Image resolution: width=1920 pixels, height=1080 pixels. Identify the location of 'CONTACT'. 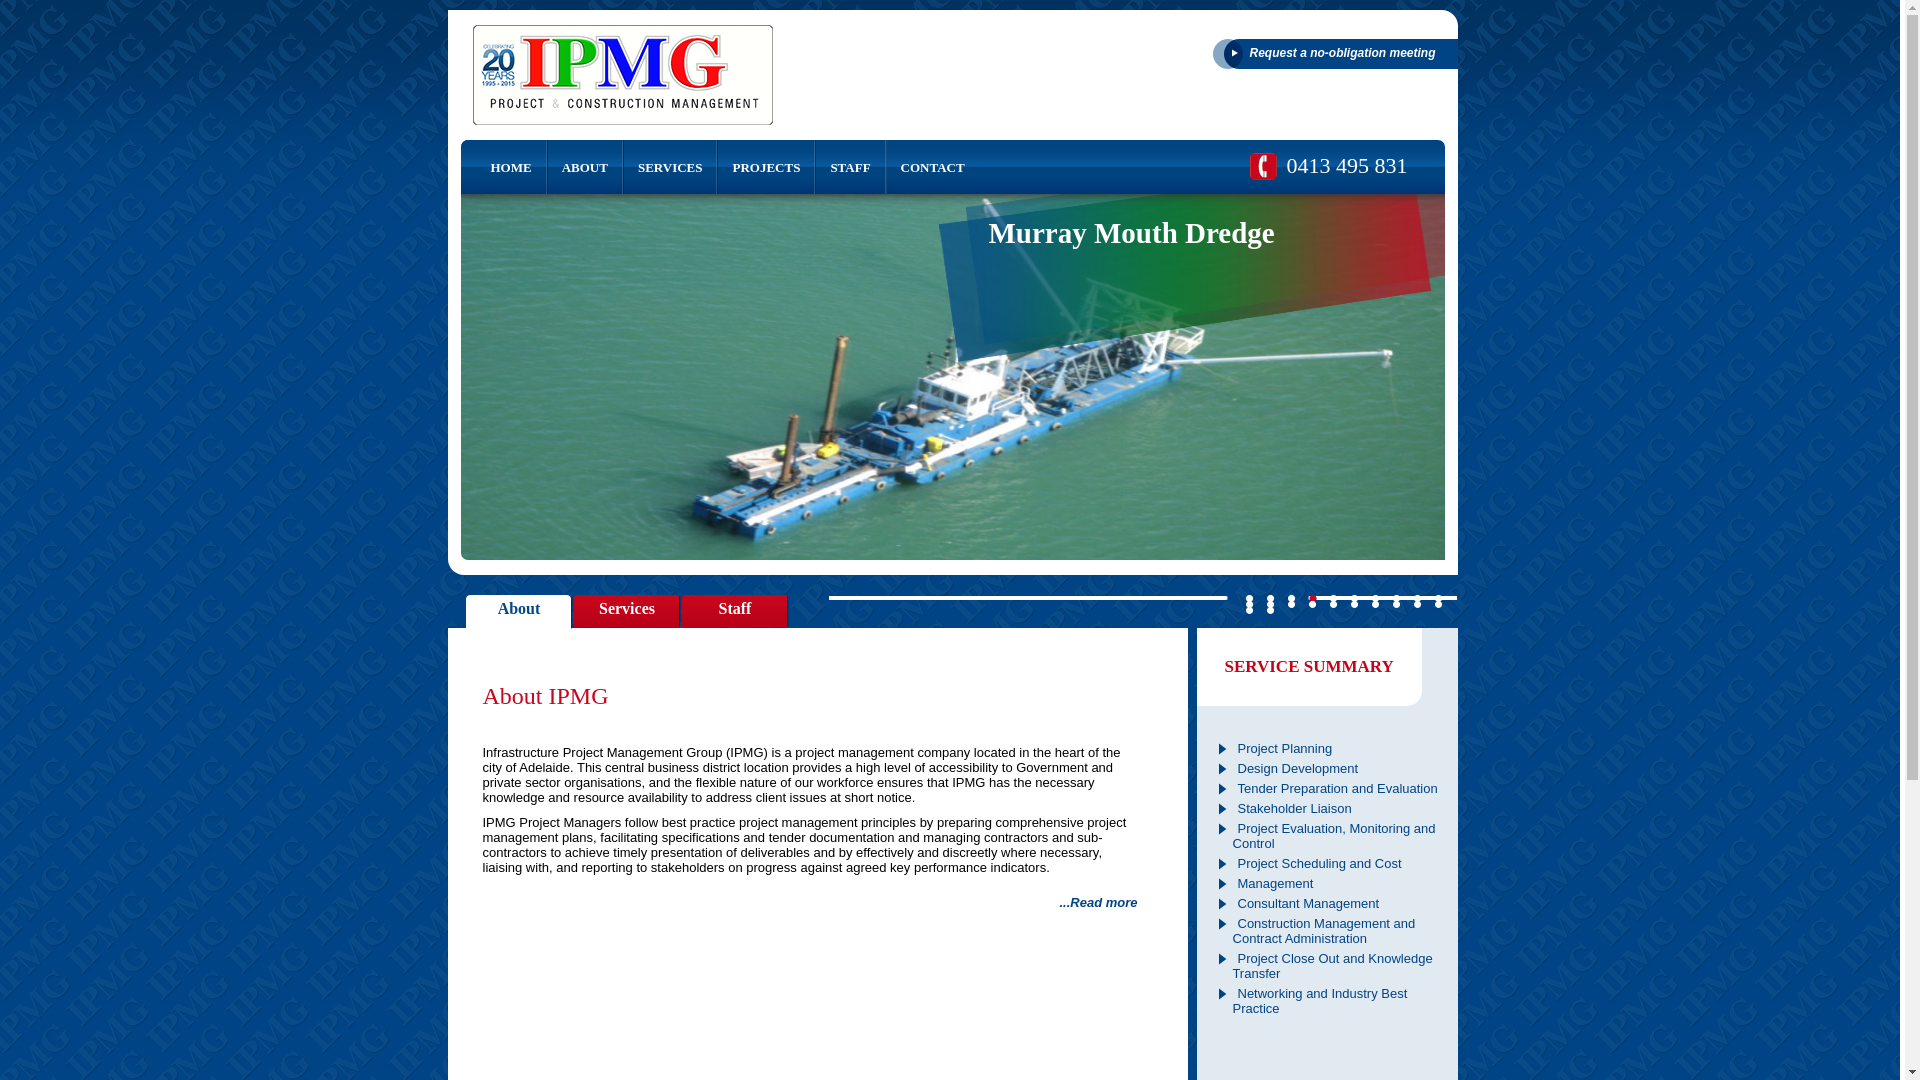
(931, 165).